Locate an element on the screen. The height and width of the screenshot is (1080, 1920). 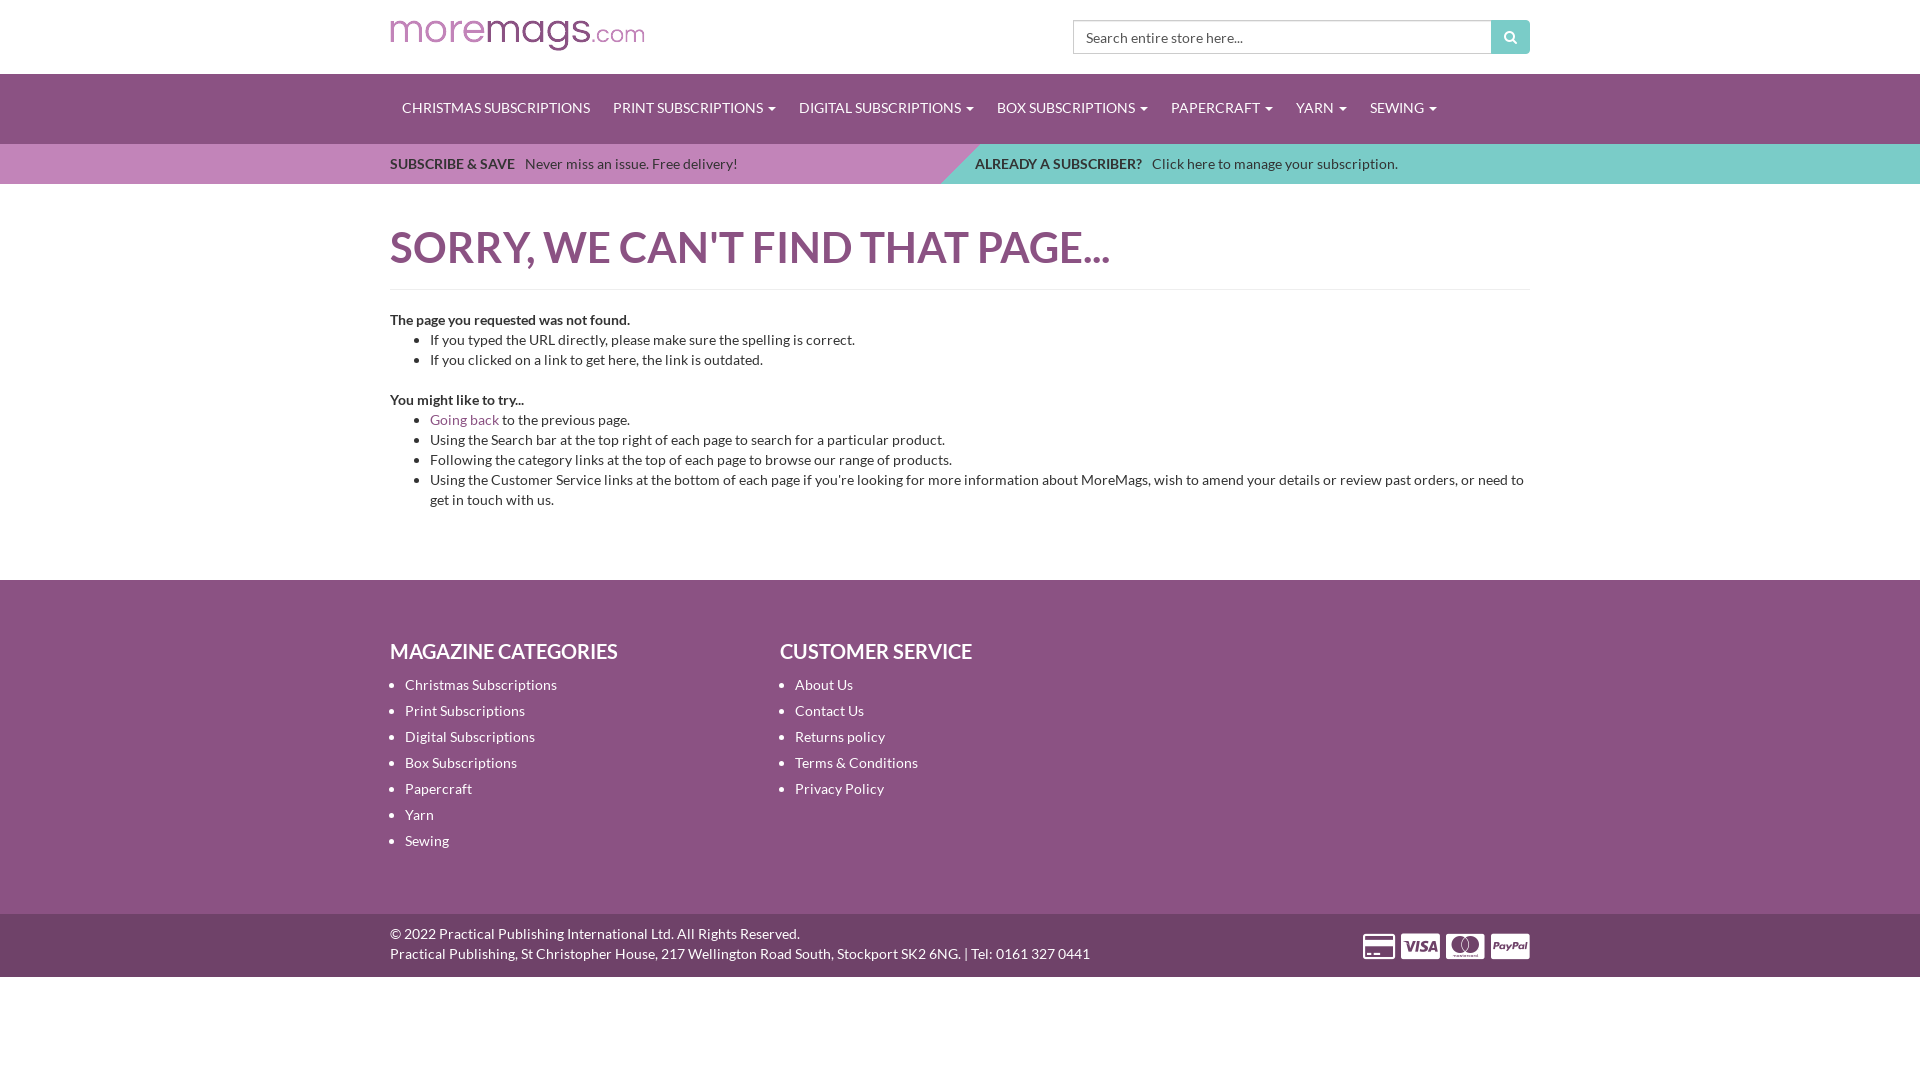
'CHRISTMAS SUBSCRIPTIONS' is located at coordinates (495, 108).